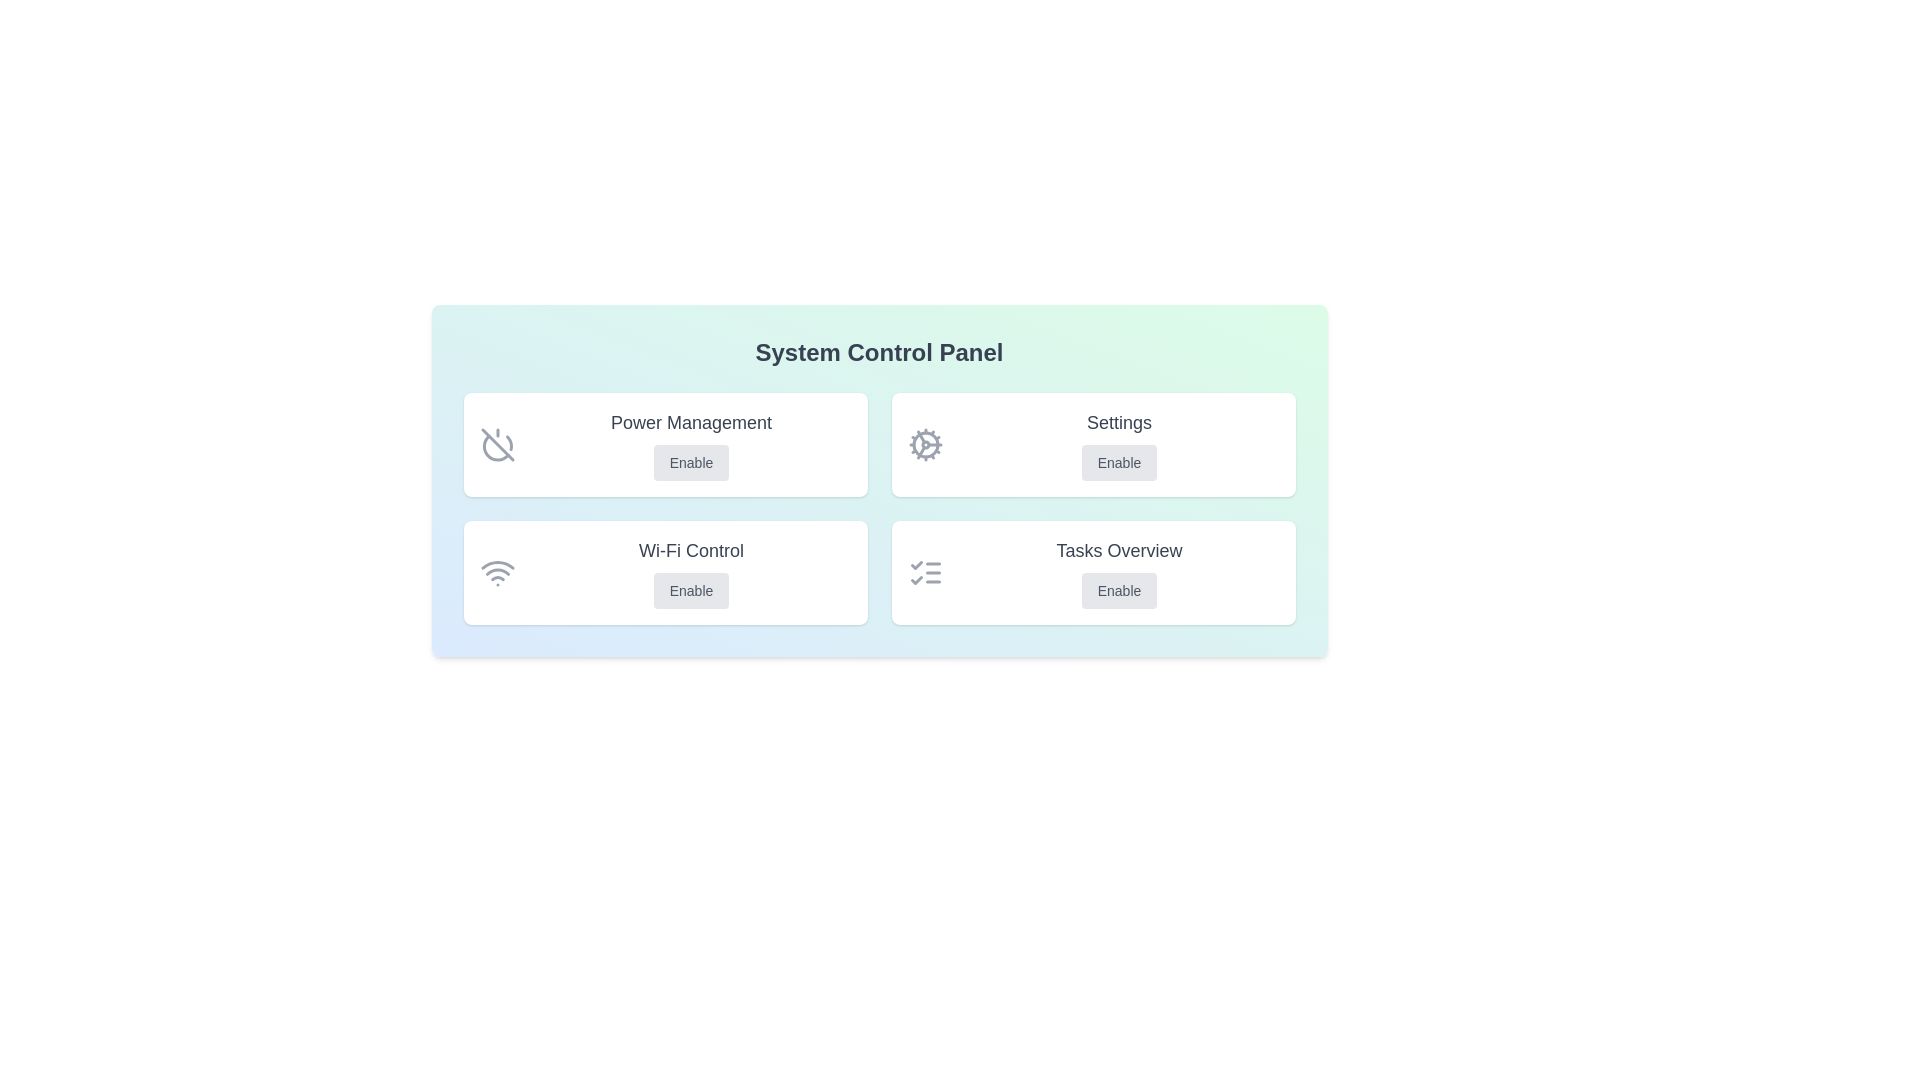 The width and height of the screenshot is (1920, 1080). I want to click on the Text label that describes the Wi-Fi Control feature, located in the lower-left segment of the System Control Panel, directly above the Enable button, so click(691, 551).